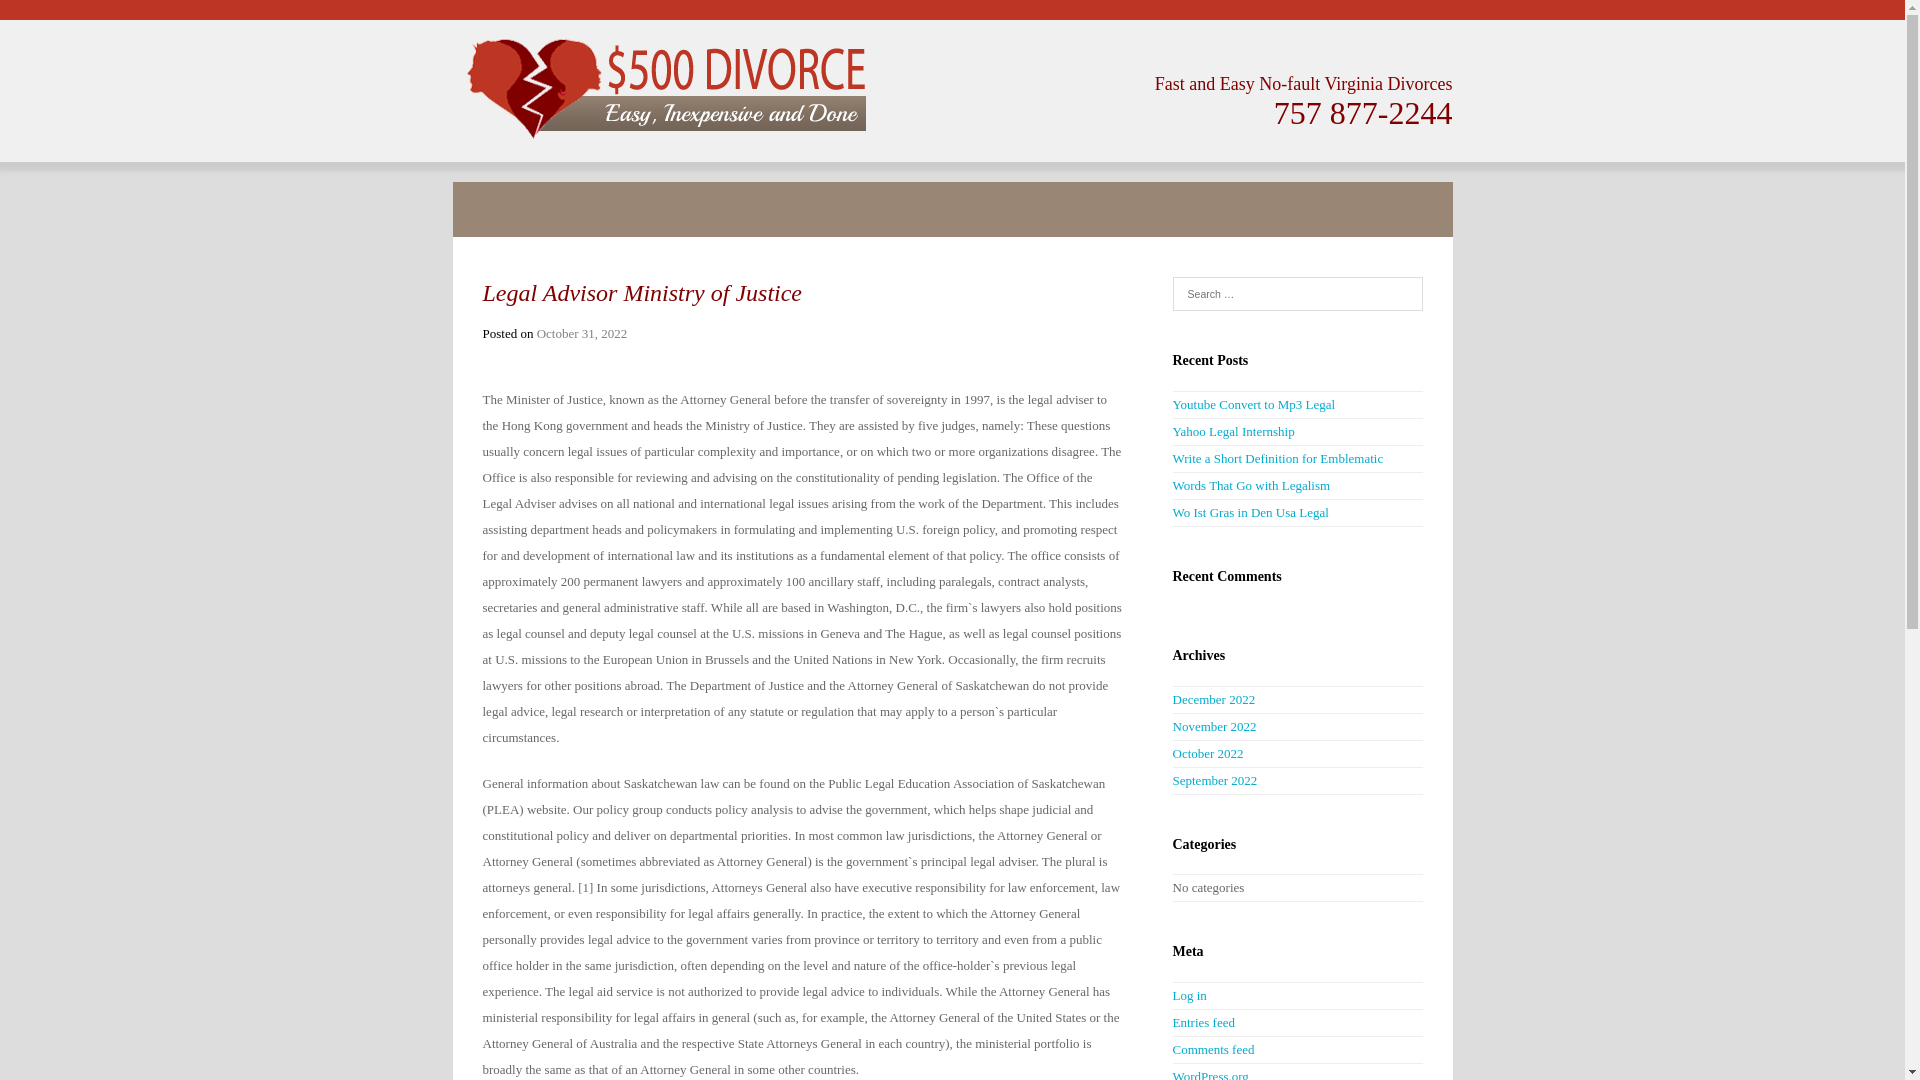 The width and height of the screenshot is (1920, 1080). I want to click on 'November 2022', so click(1171, 726).